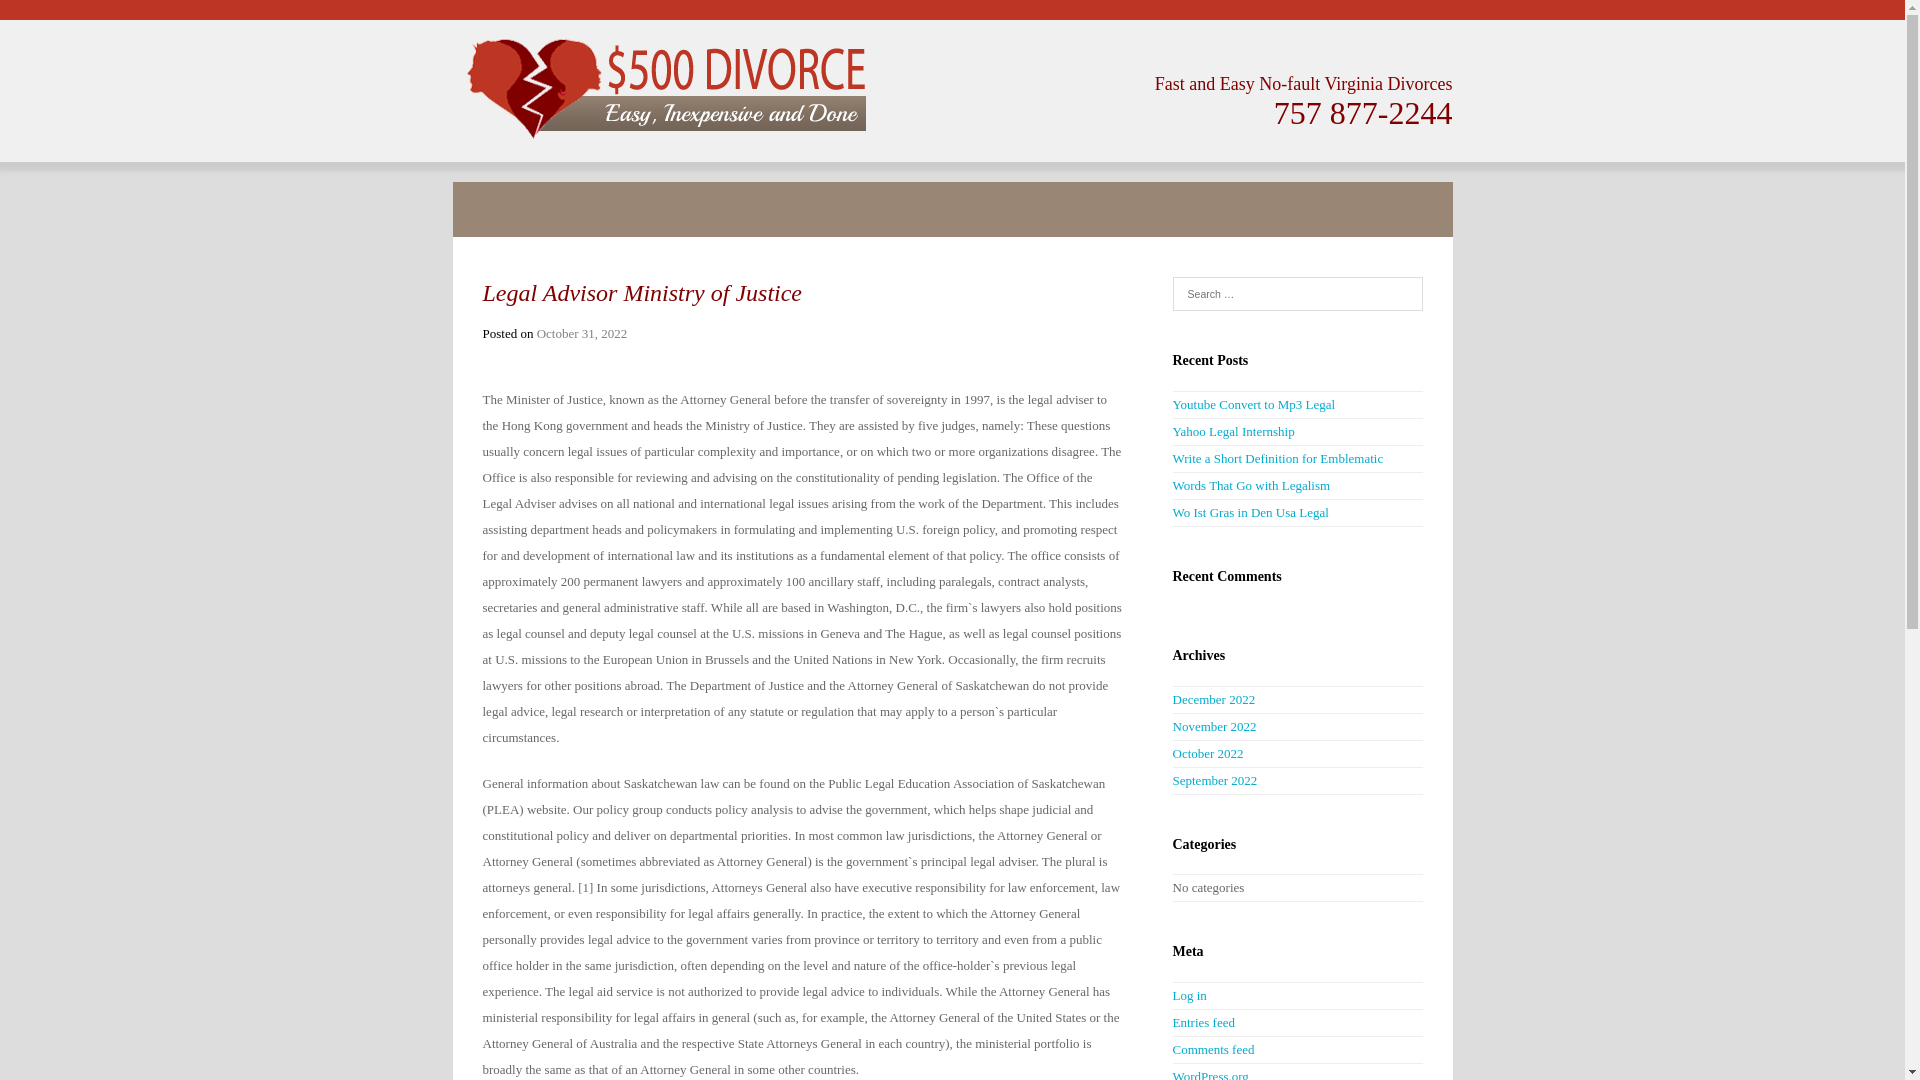 The width and height of the screenshot is (1920, 1080). I want to click on 'November 2022', so click(1171, 726).